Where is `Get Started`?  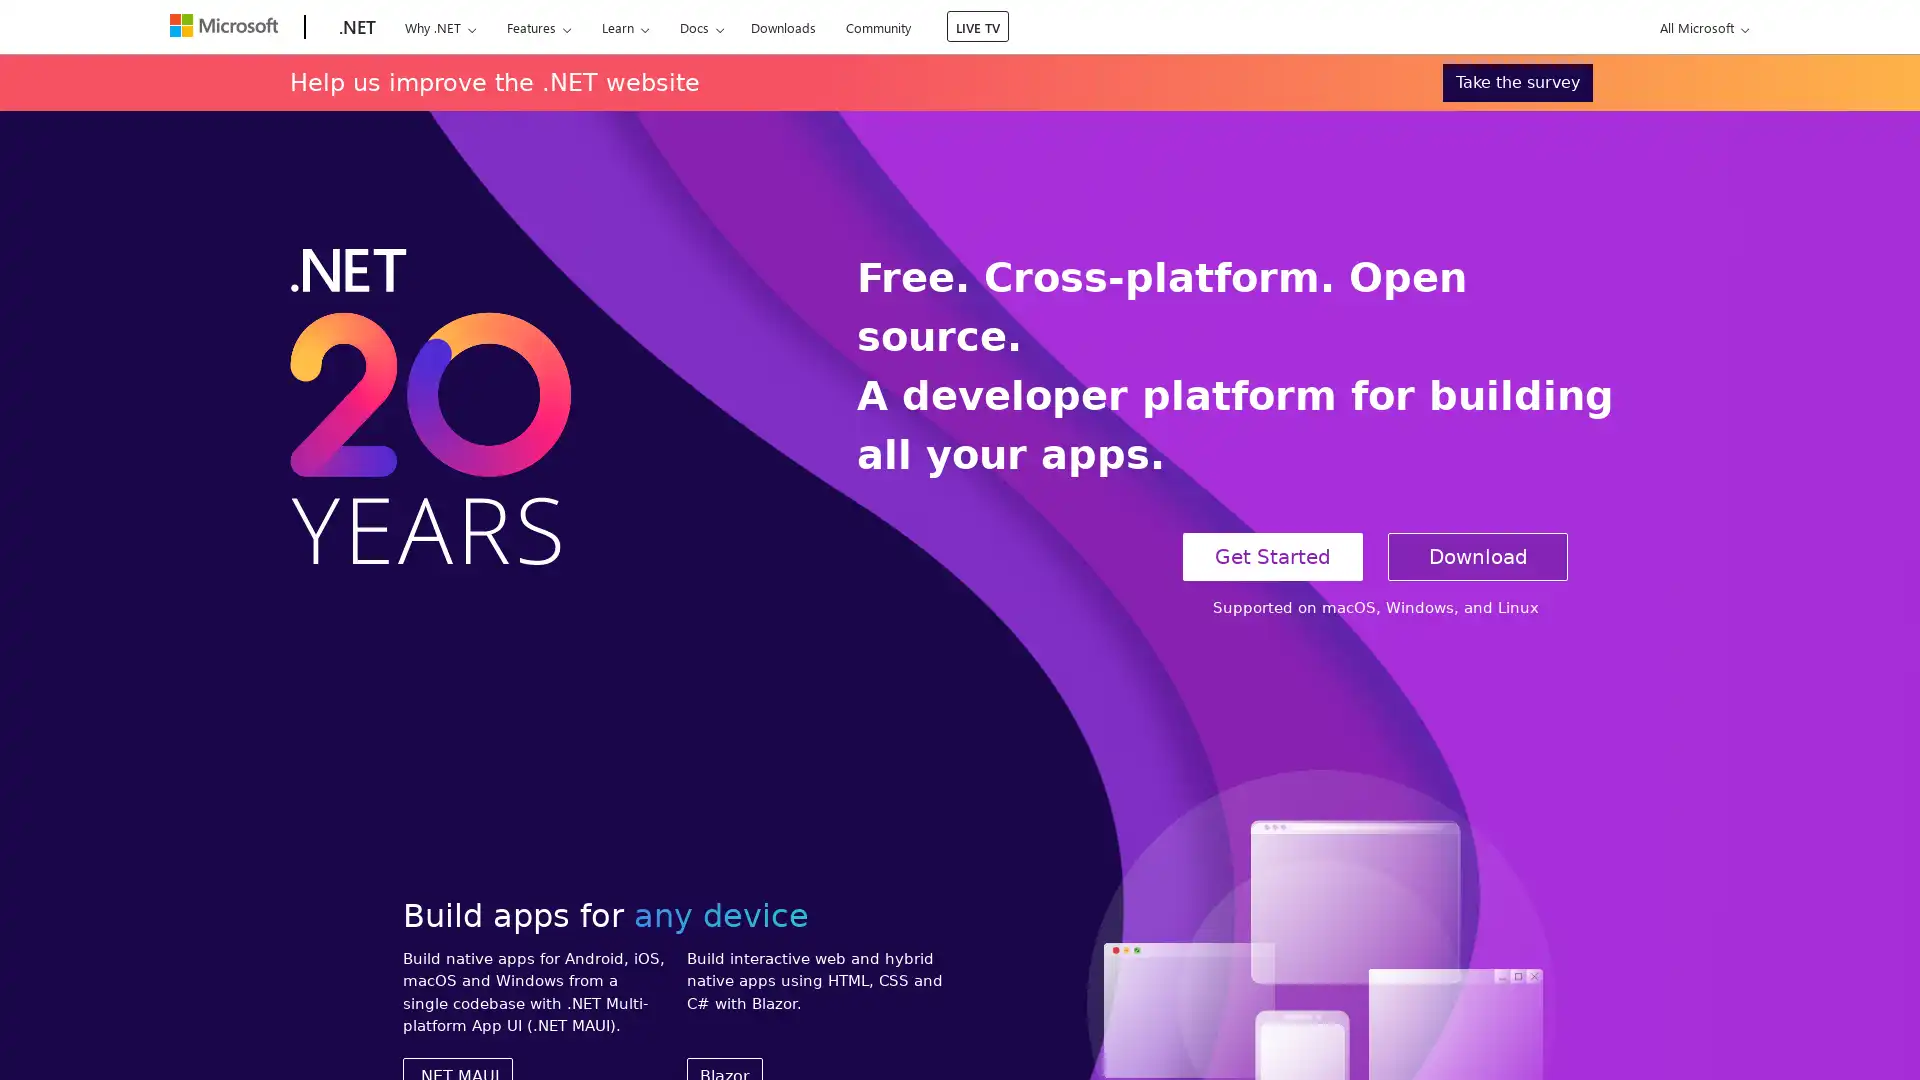
Get Started is located at coordinates (1271, 556).